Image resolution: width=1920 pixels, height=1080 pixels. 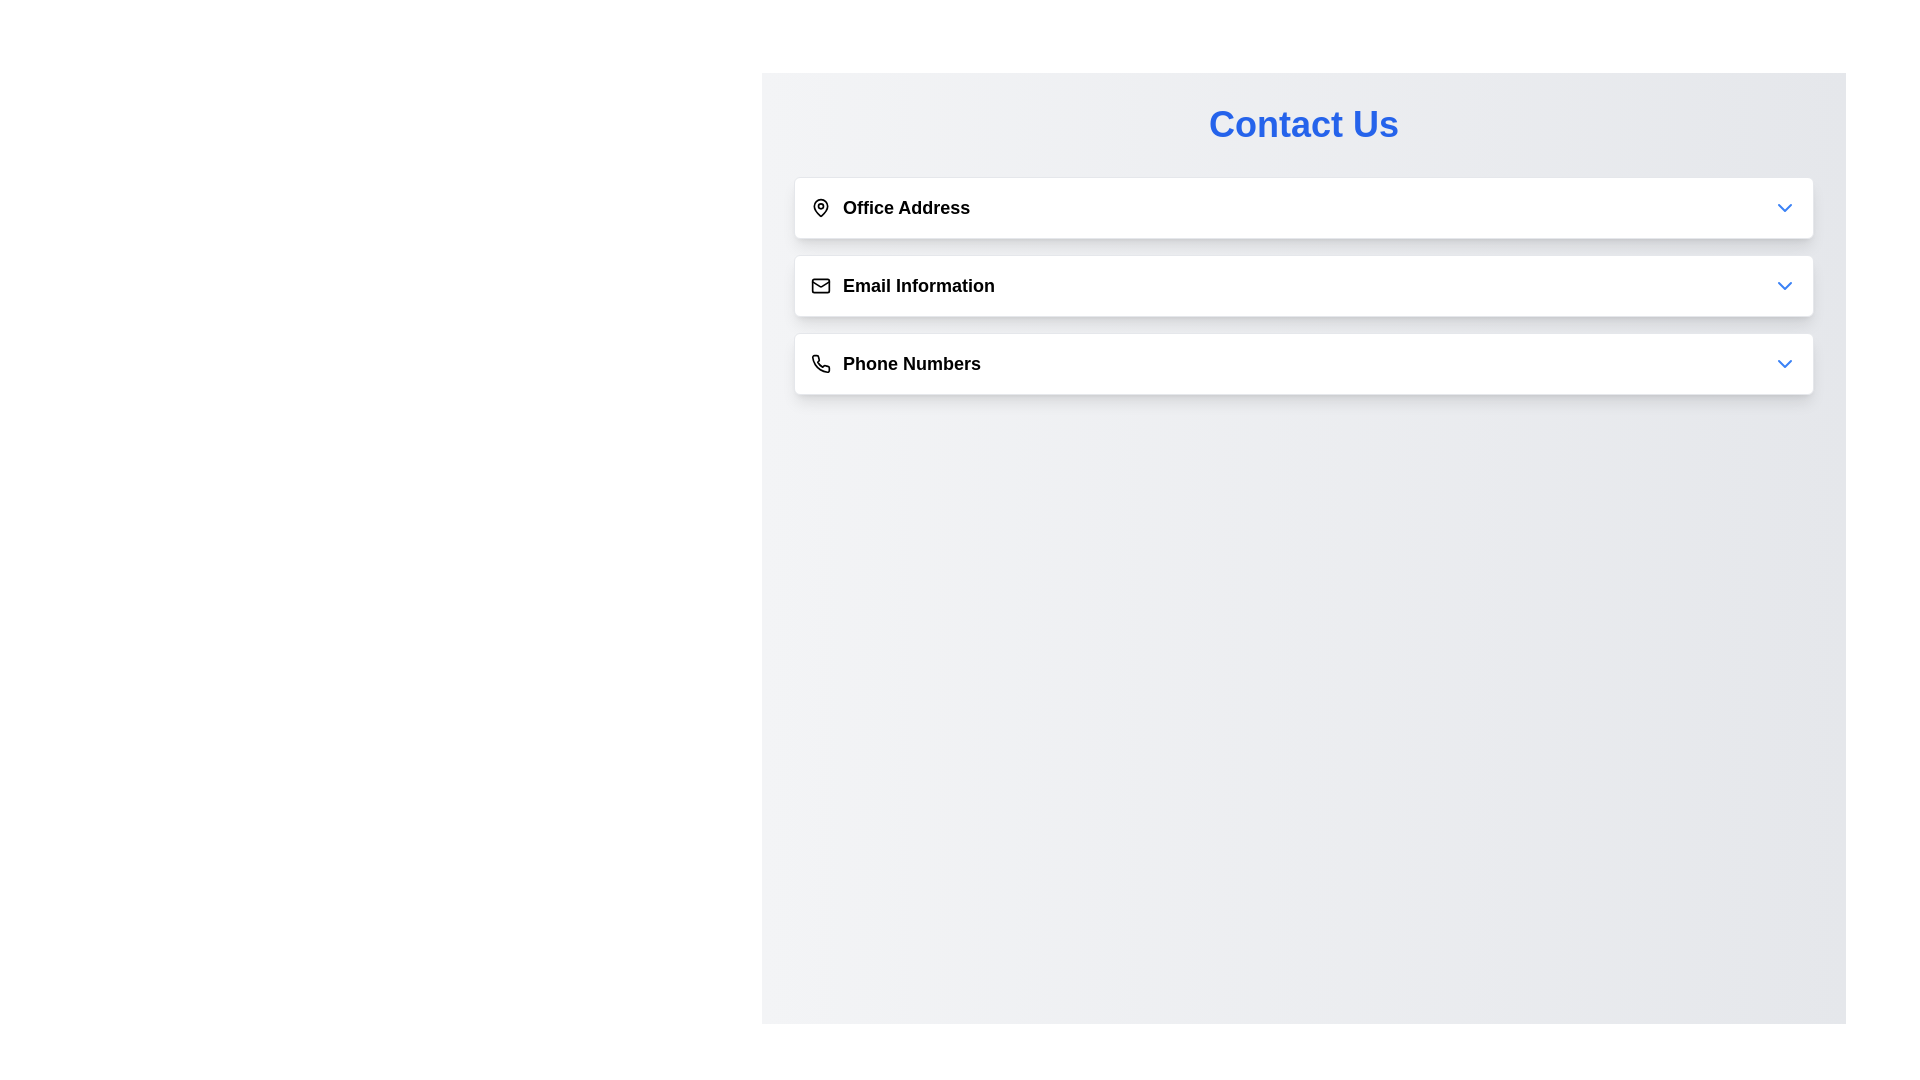 What do you see at coordinates (1785, 285) in the screenshot?
I see `the chevron-down SVG icon located at the far right of the 'Email Information' section` at bounding box center [1785, 285].